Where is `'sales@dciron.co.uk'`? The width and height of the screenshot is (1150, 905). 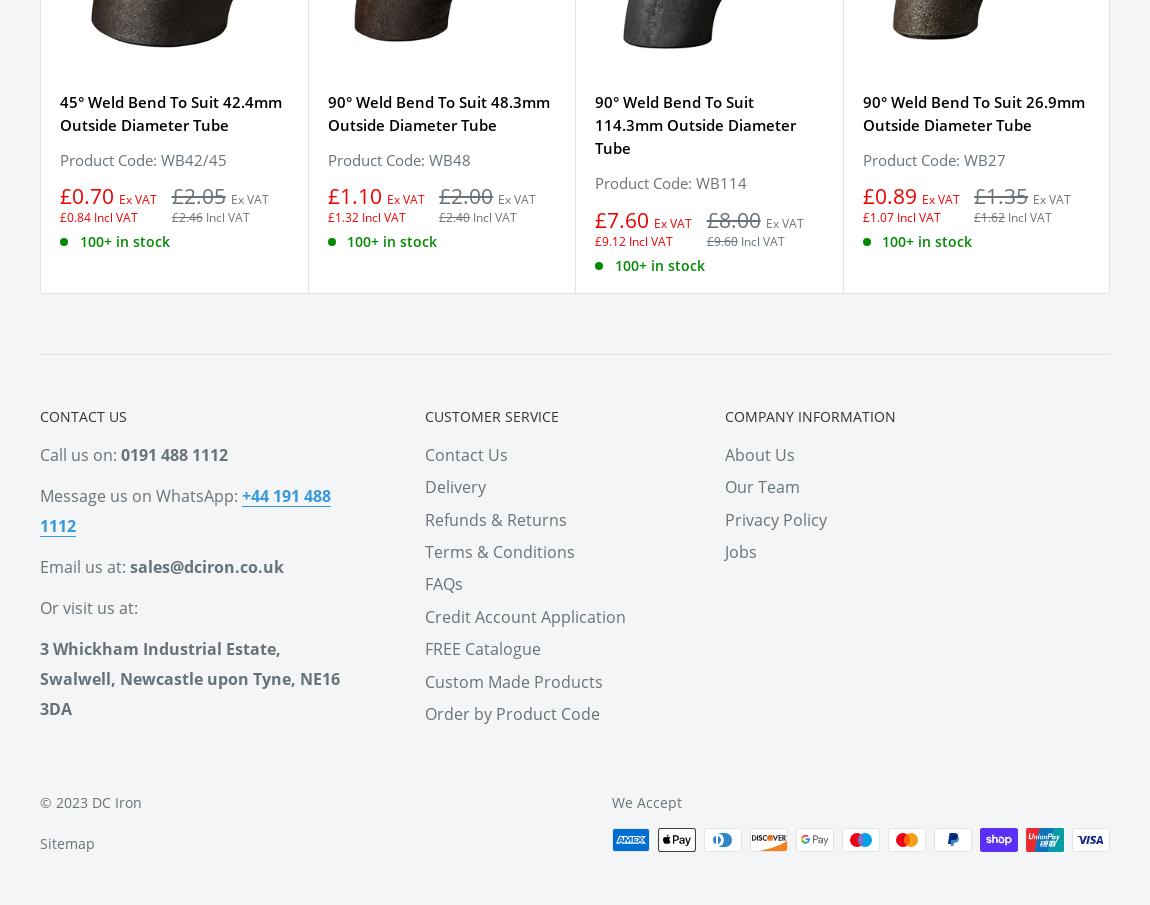
'sales@dciron.co.uk' is located at coordinates (206, 565).